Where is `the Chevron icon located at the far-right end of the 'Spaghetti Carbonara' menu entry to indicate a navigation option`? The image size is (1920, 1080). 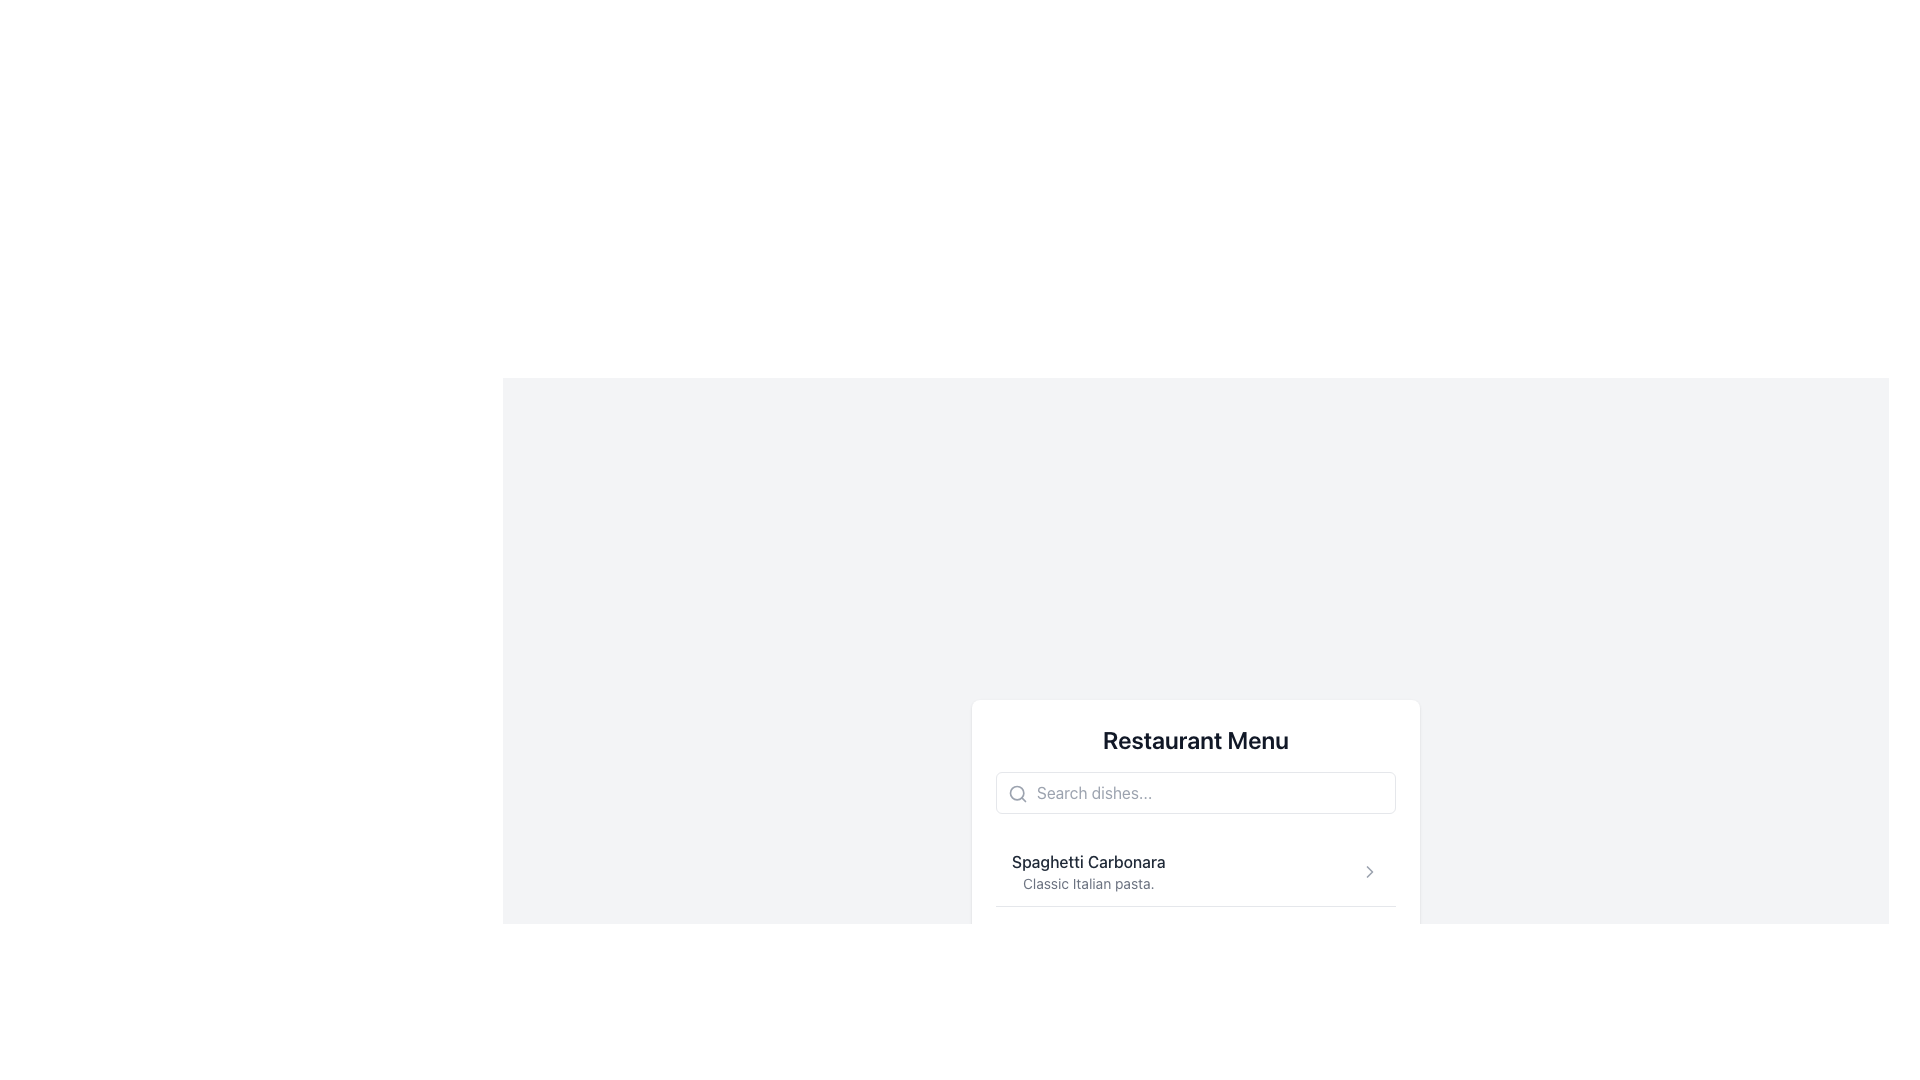 the Chevron icon located at the far-right end of the 'Spaghetti Carbonara' menu entry to indicate a navigation option is located at coordinates (1368, 870).